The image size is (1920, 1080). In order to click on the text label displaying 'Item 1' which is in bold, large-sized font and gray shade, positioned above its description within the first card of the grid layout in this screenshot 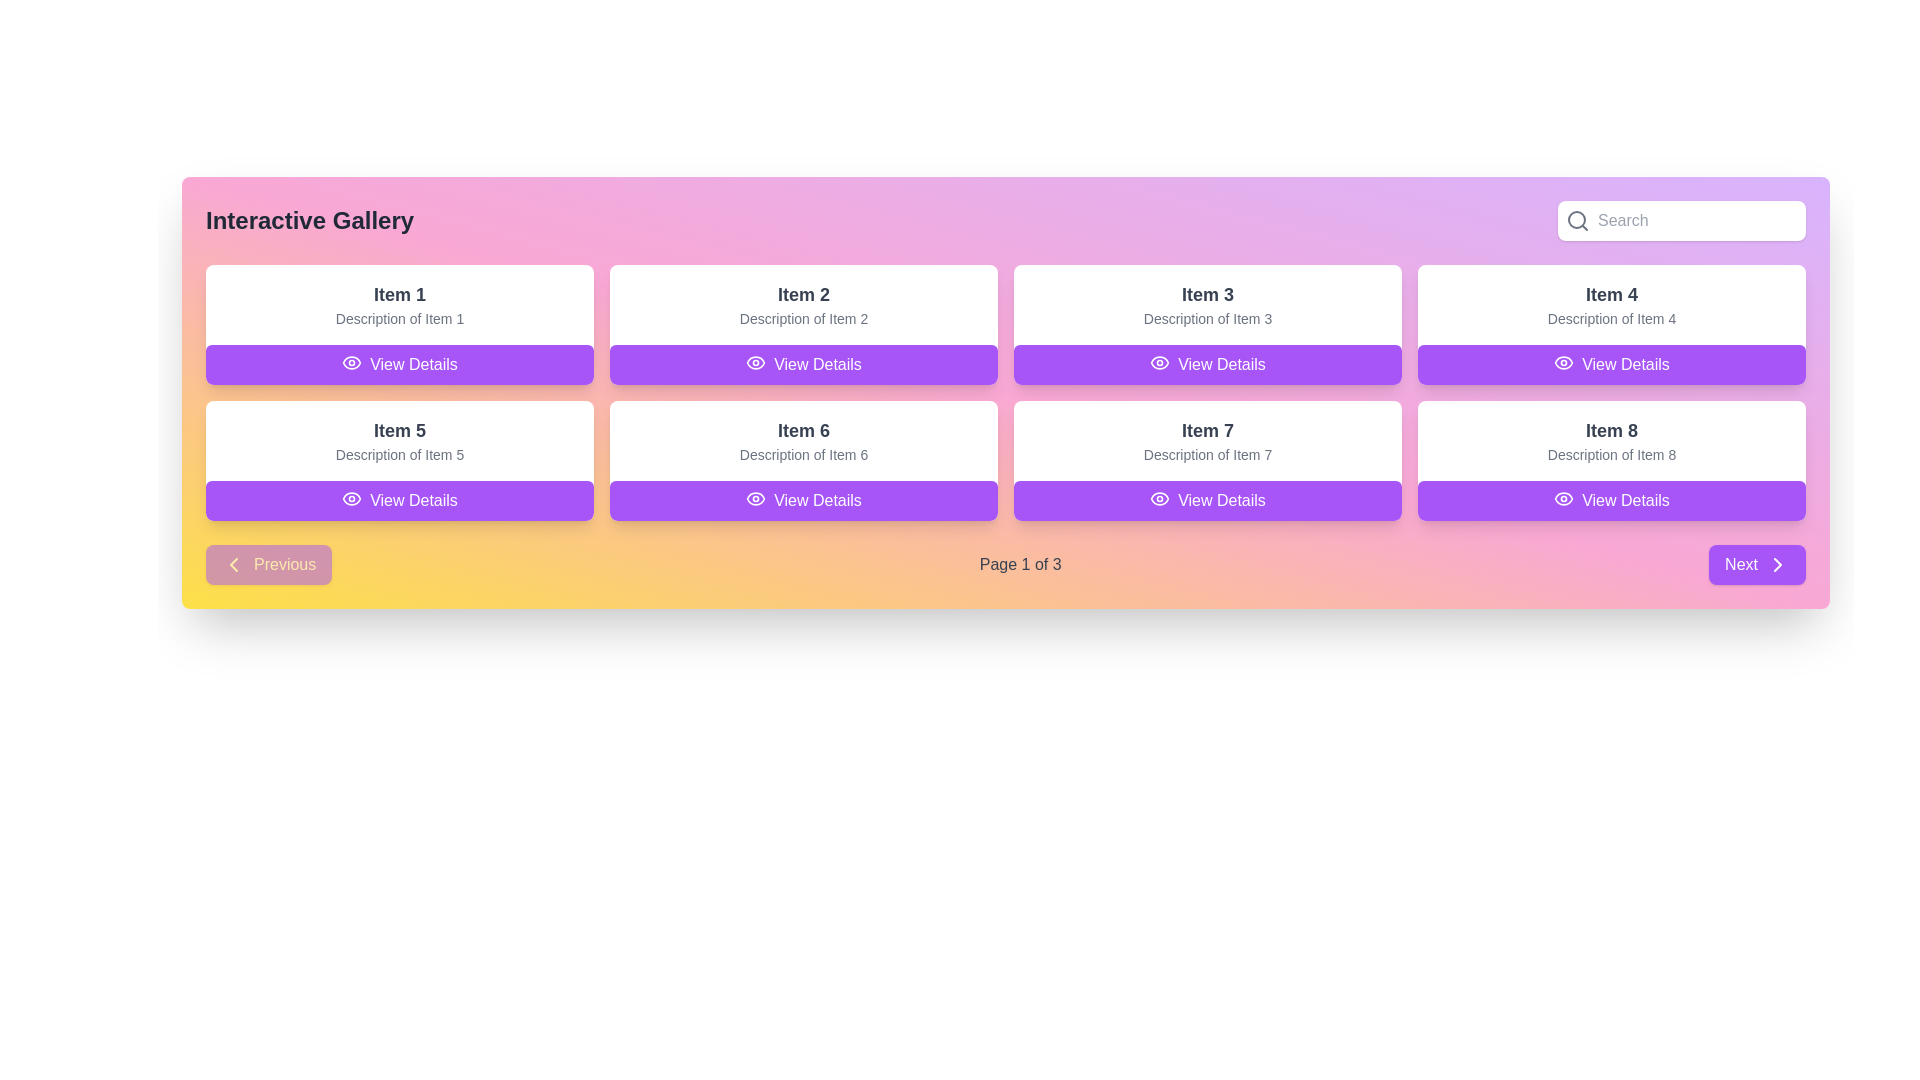, I will do `click(399, 294)`.